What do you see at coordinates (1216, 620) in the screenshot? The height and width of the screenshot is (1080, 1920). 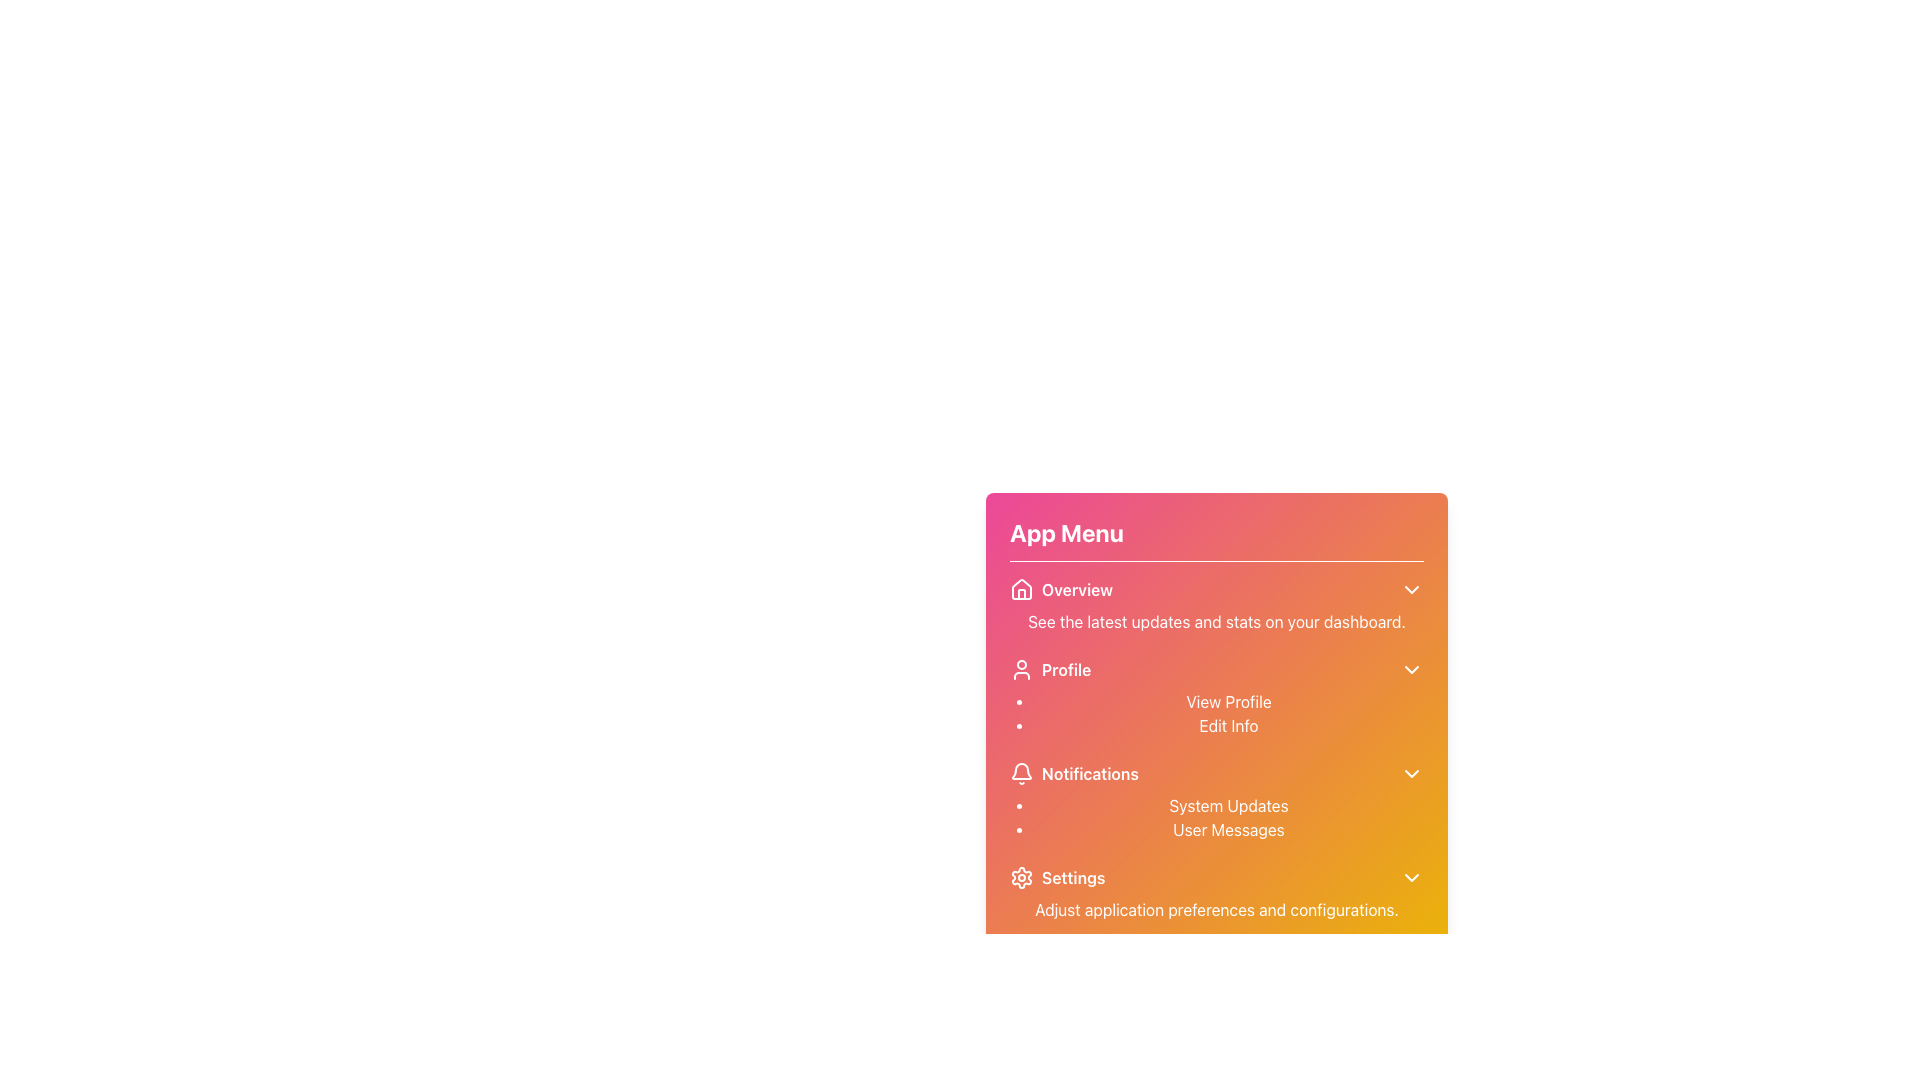 I see `the Informative Text element located below the 'Overview' label, which provides additional context for the section` at bounding box center [1216, 620].